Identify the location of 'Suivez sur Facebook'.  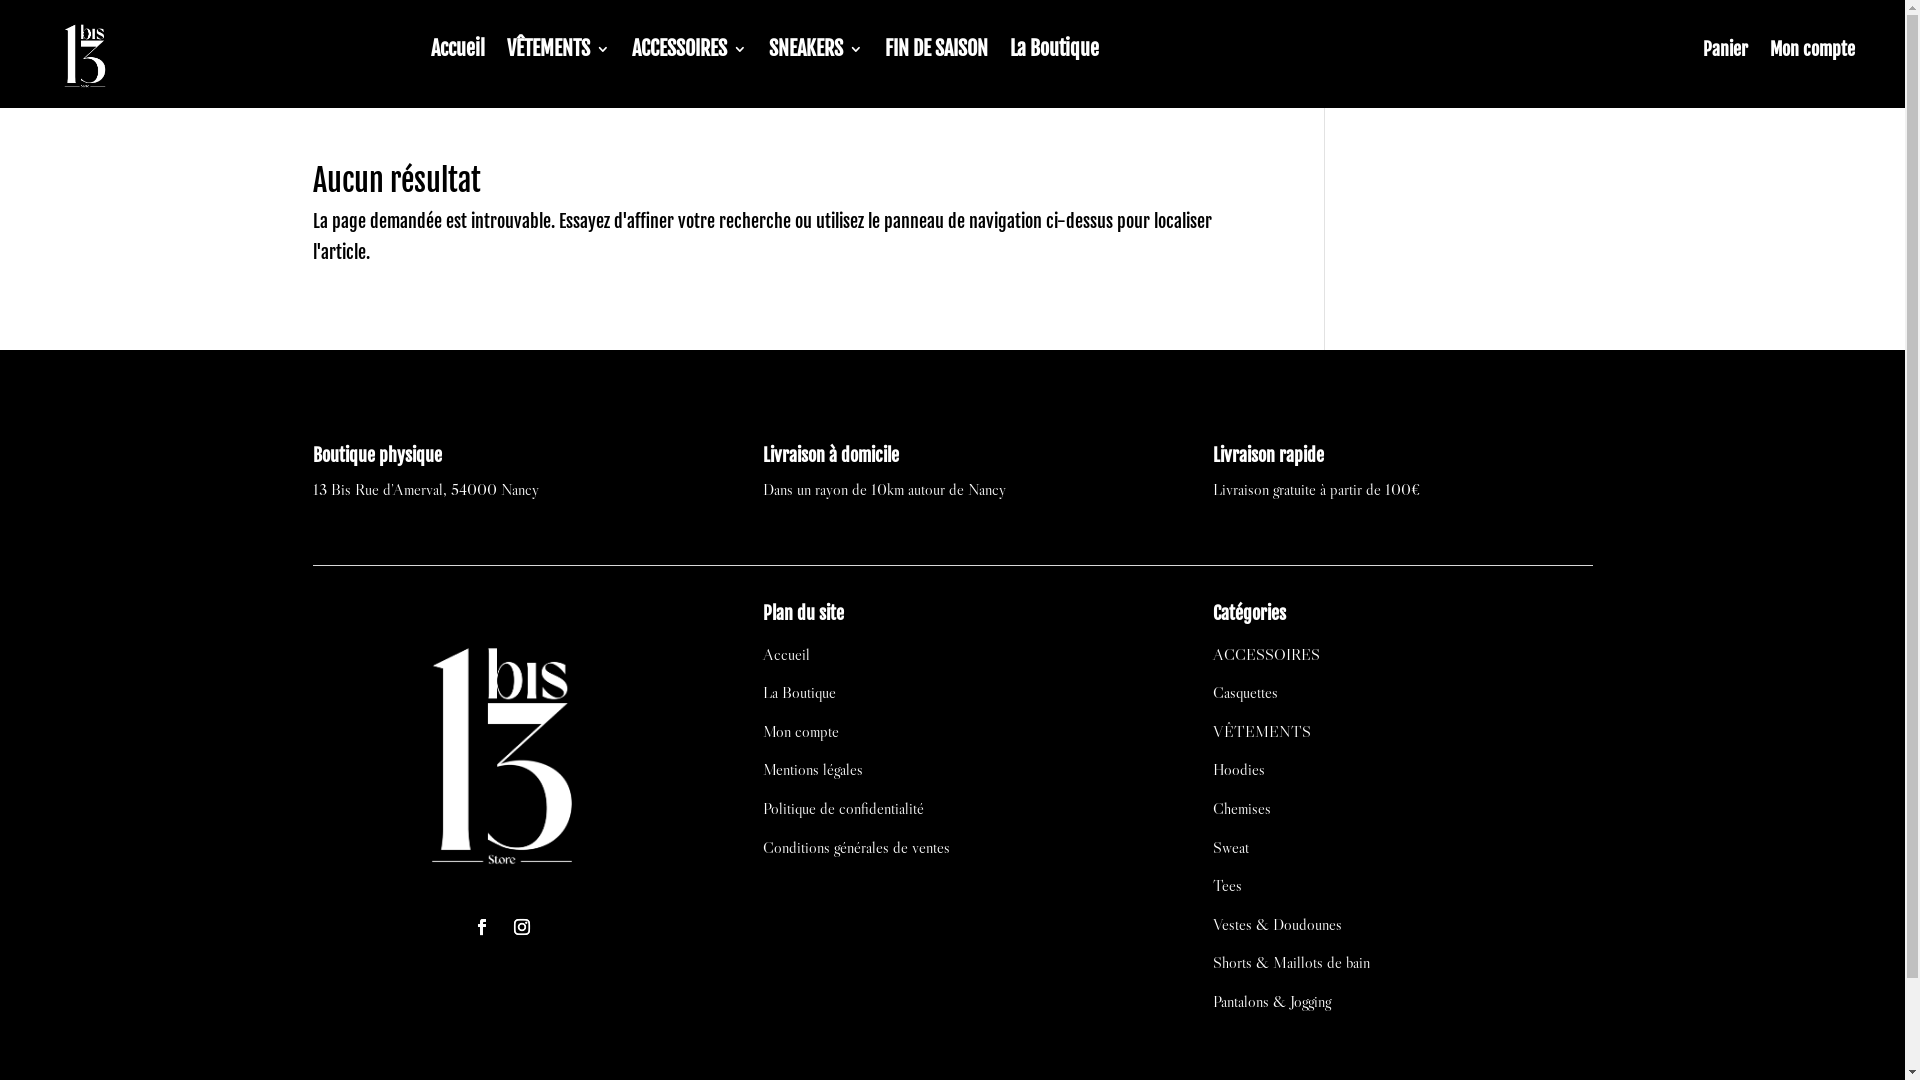
(464, 926).